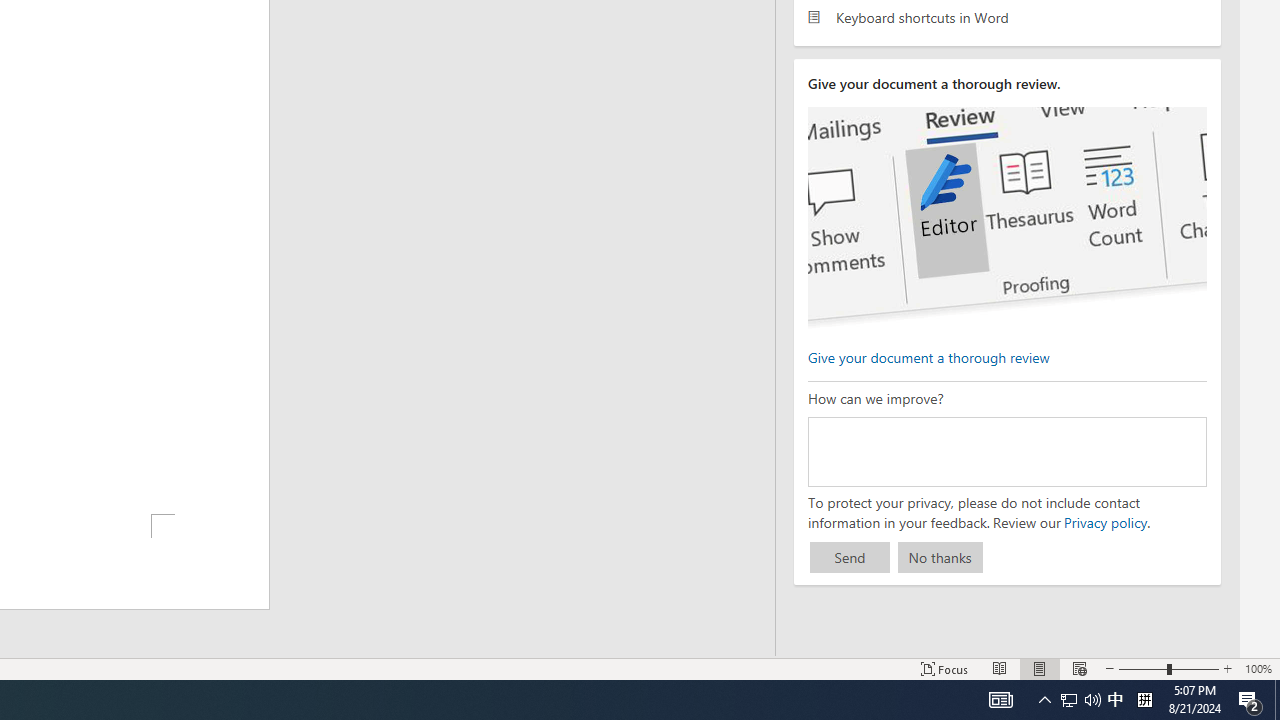 This screenshot has width=1280, height=720. I want to click on 'Privacy policy', so click(1104, 521).